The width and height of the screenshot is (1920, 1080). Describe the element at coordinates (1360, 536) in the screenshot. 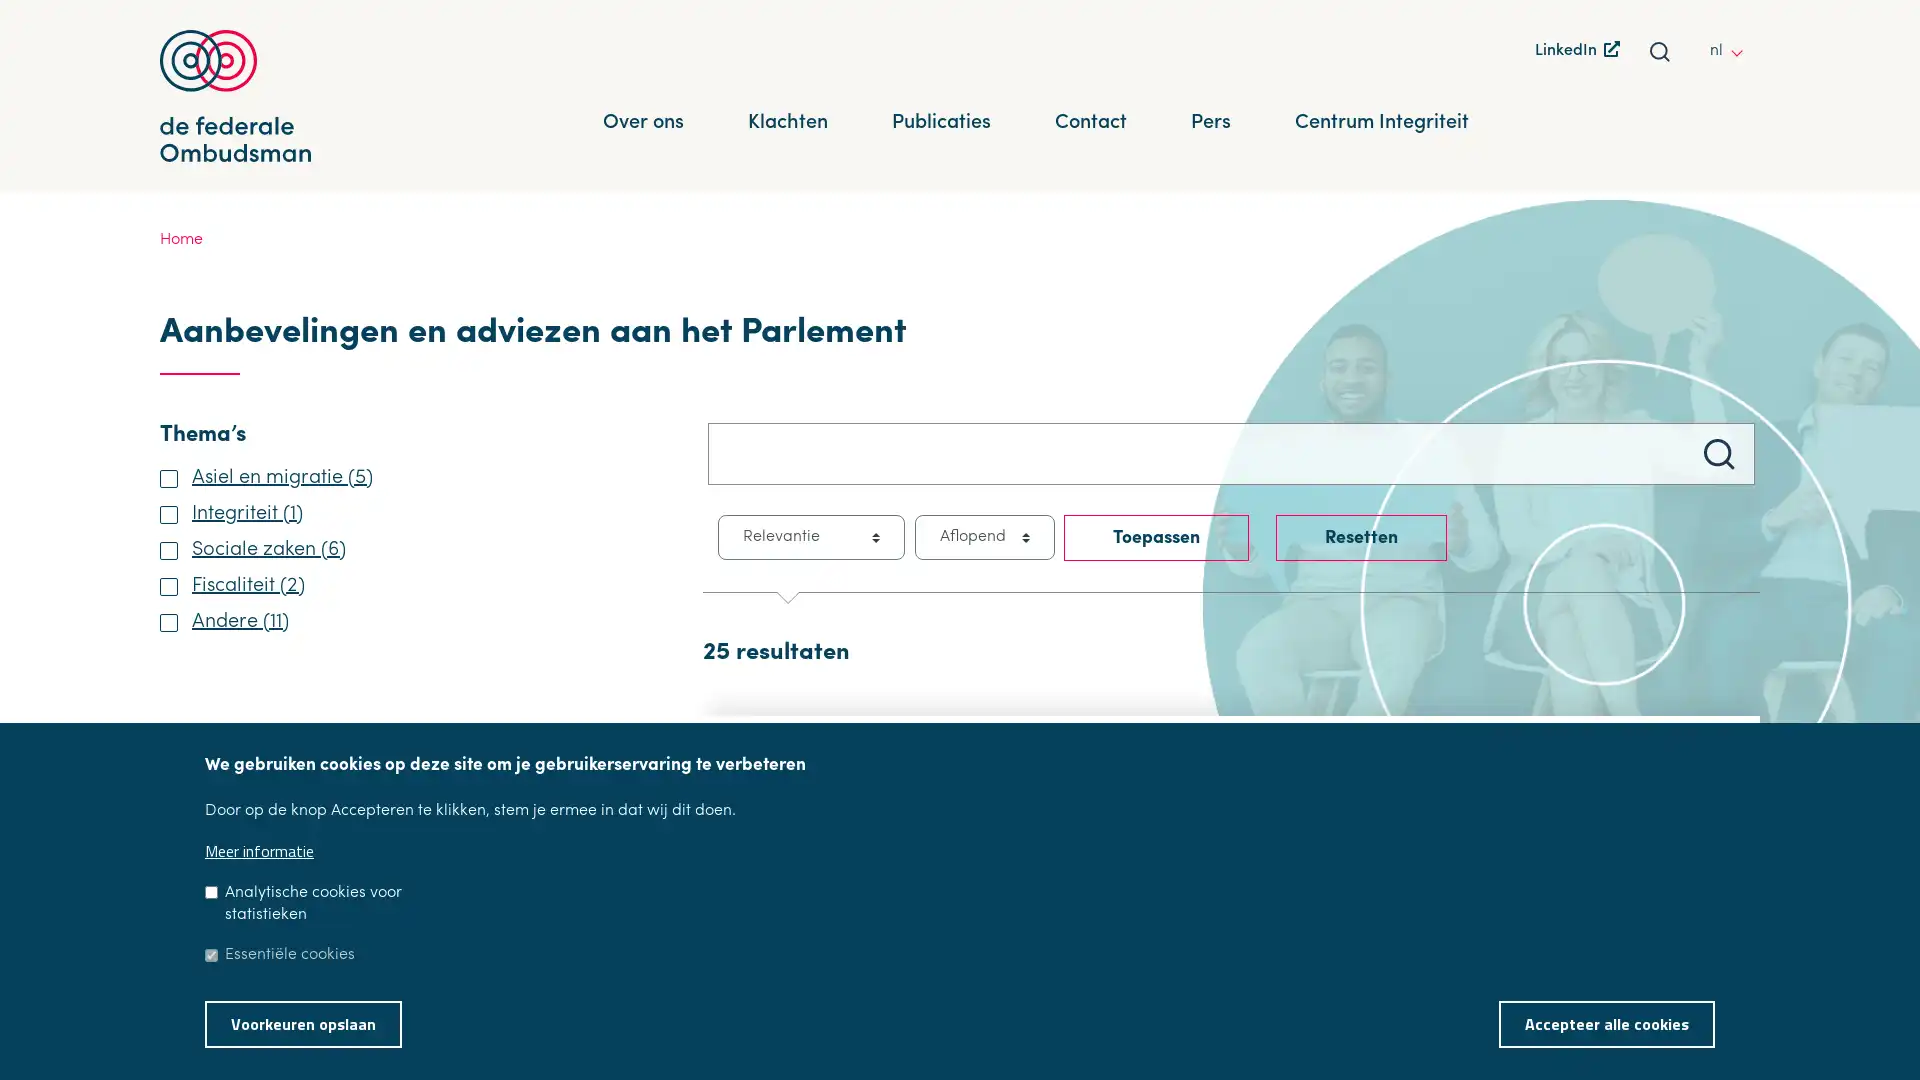

I see `Resetten` at that location.